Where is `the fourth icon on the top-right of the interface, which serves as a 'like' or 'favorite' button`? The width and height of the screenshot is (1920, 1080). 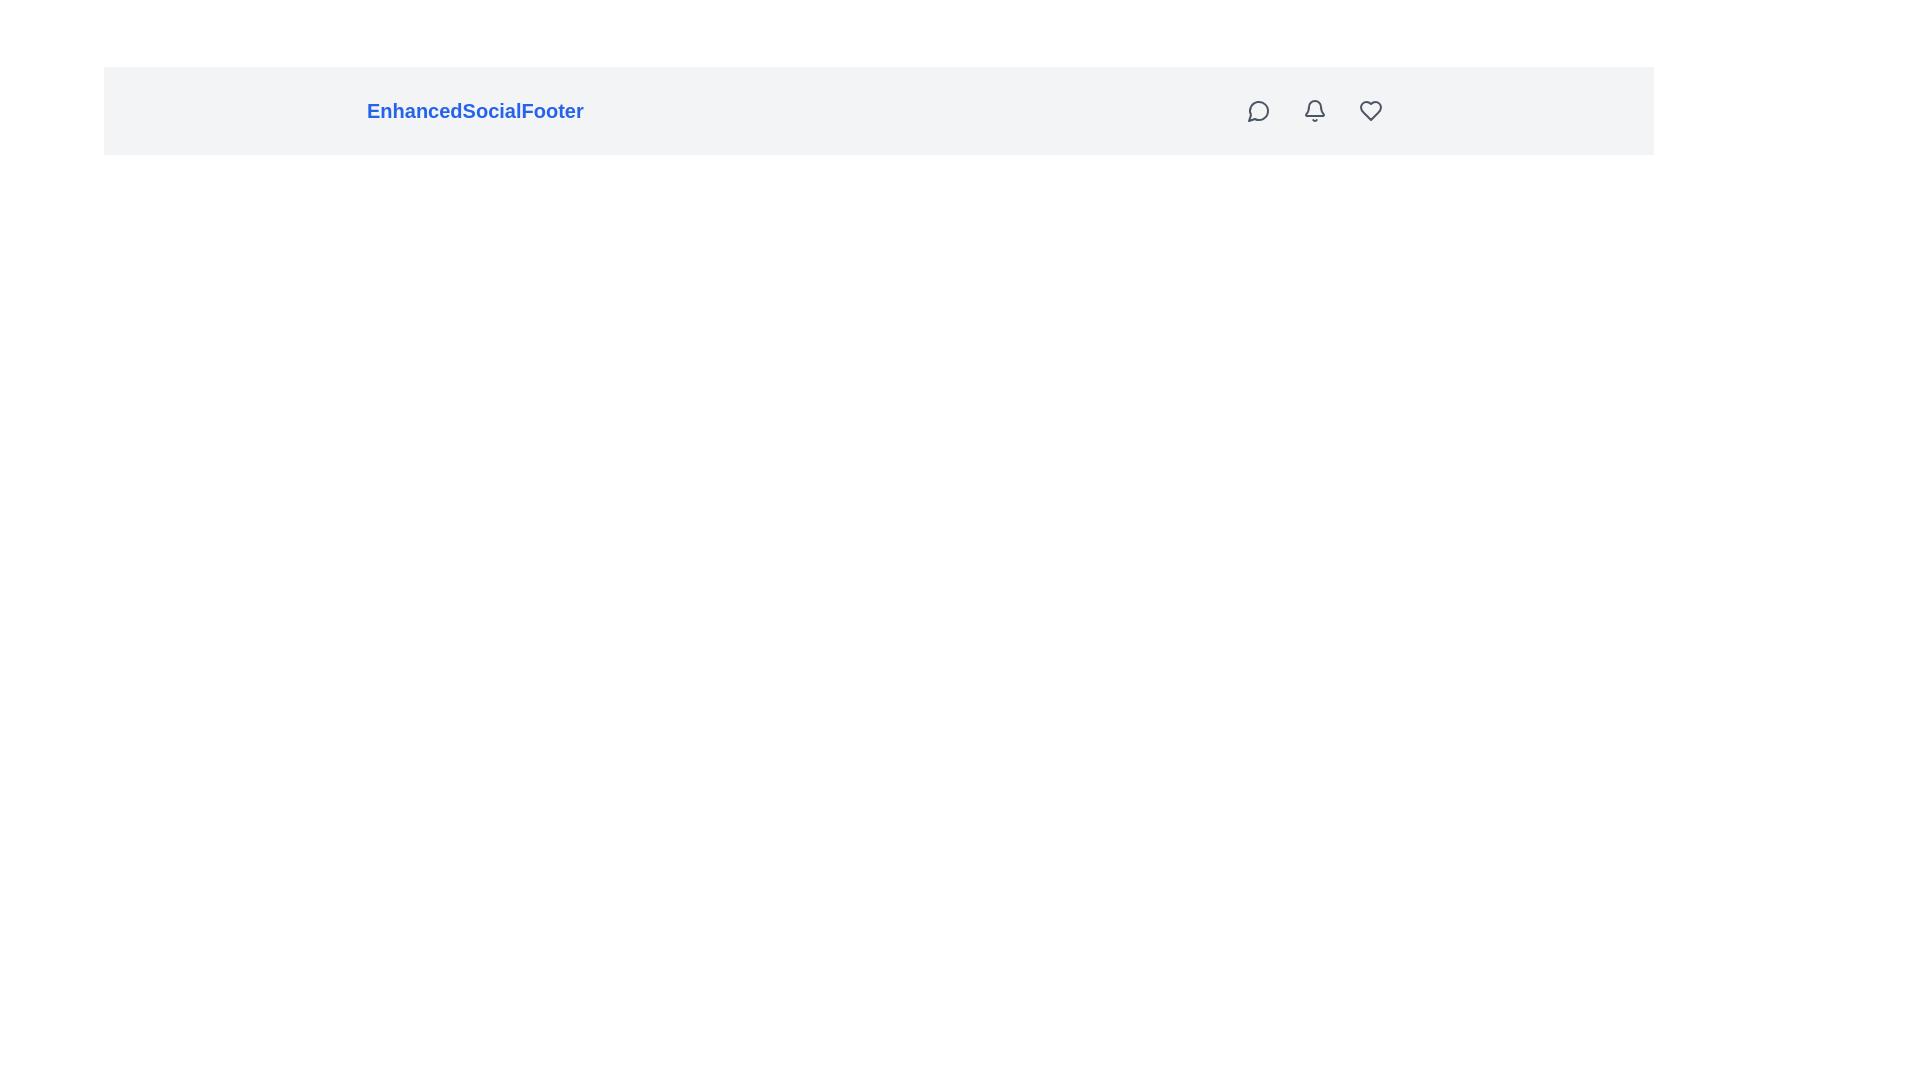 the fourth icon on the top-right of the interface, which serves as a 'like' or 'favorite' button is located at coordinates (1370, 111).